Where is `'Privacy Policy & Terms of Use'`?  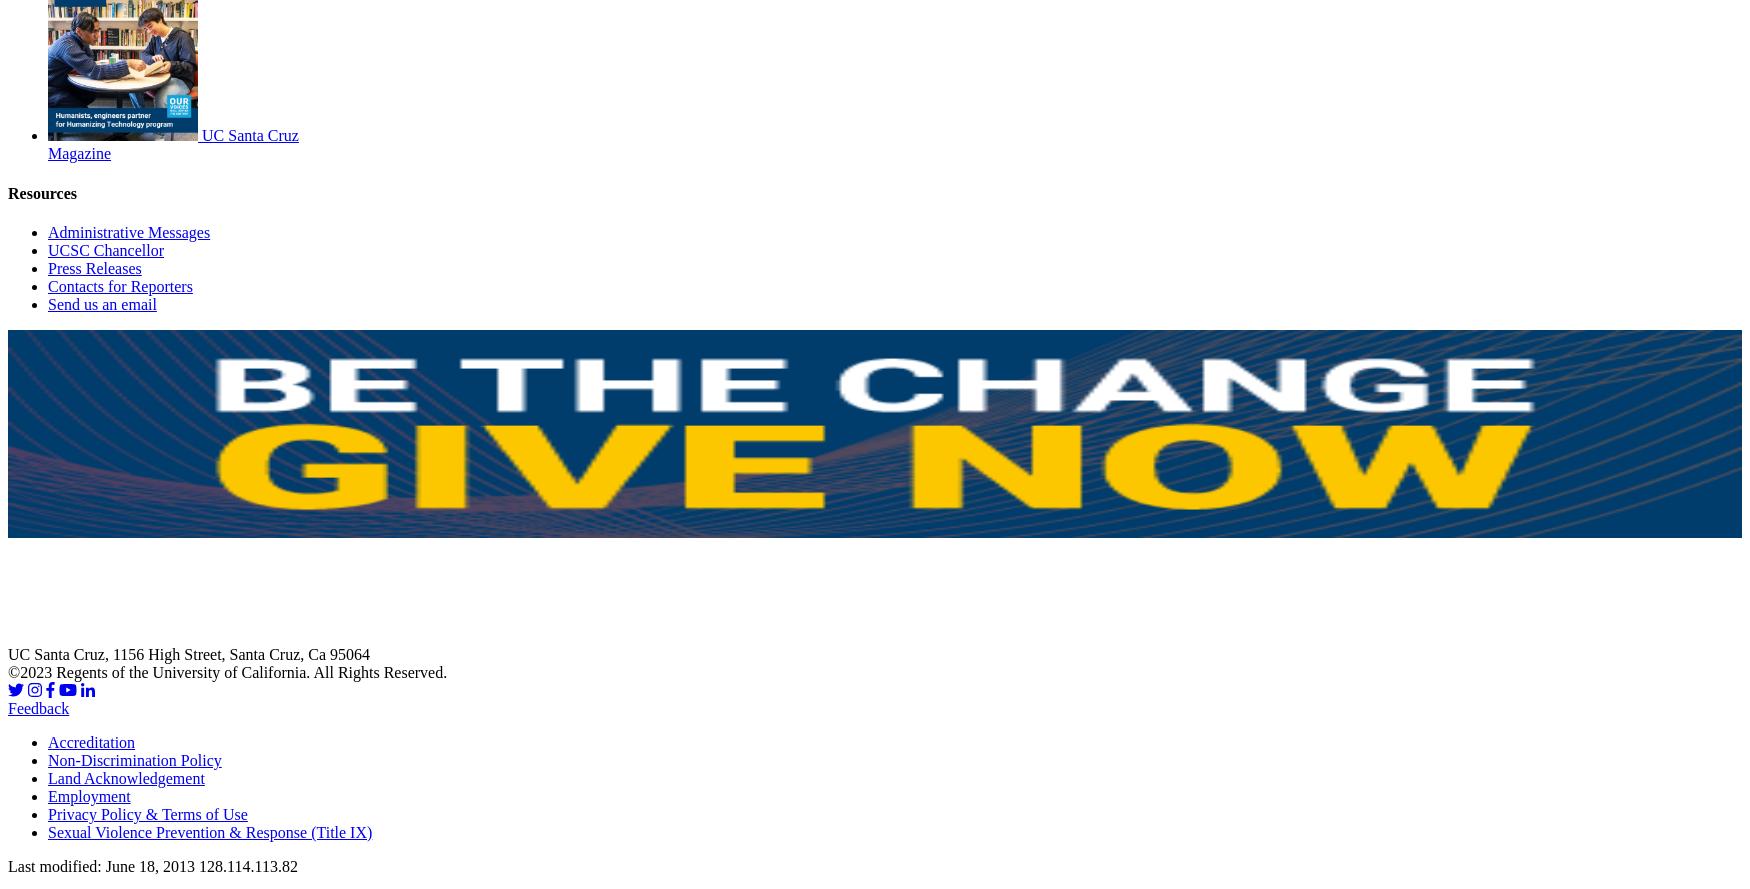
'Privacy Policy & Terms of Use' is located at coordinates (46, 814).